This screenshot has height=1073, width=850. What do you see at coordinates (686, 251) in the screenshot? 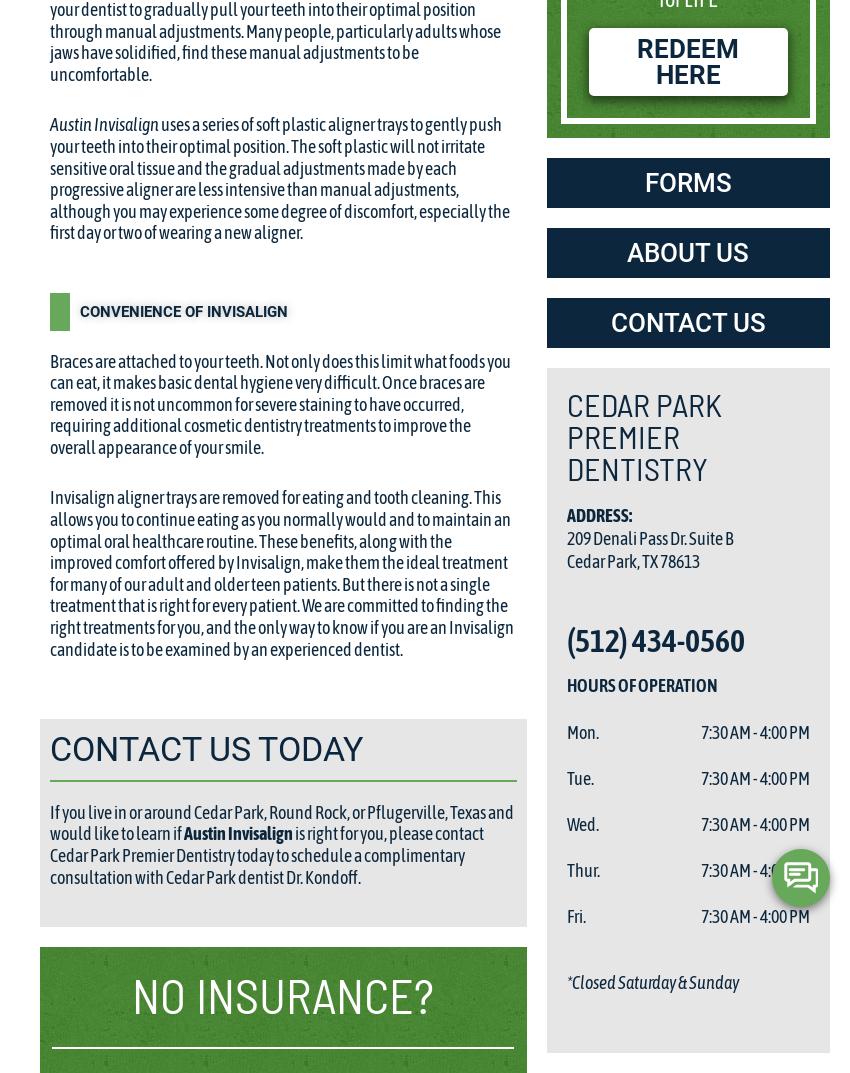
I see `'ABOUT US'` at bounding box center [686, 251].